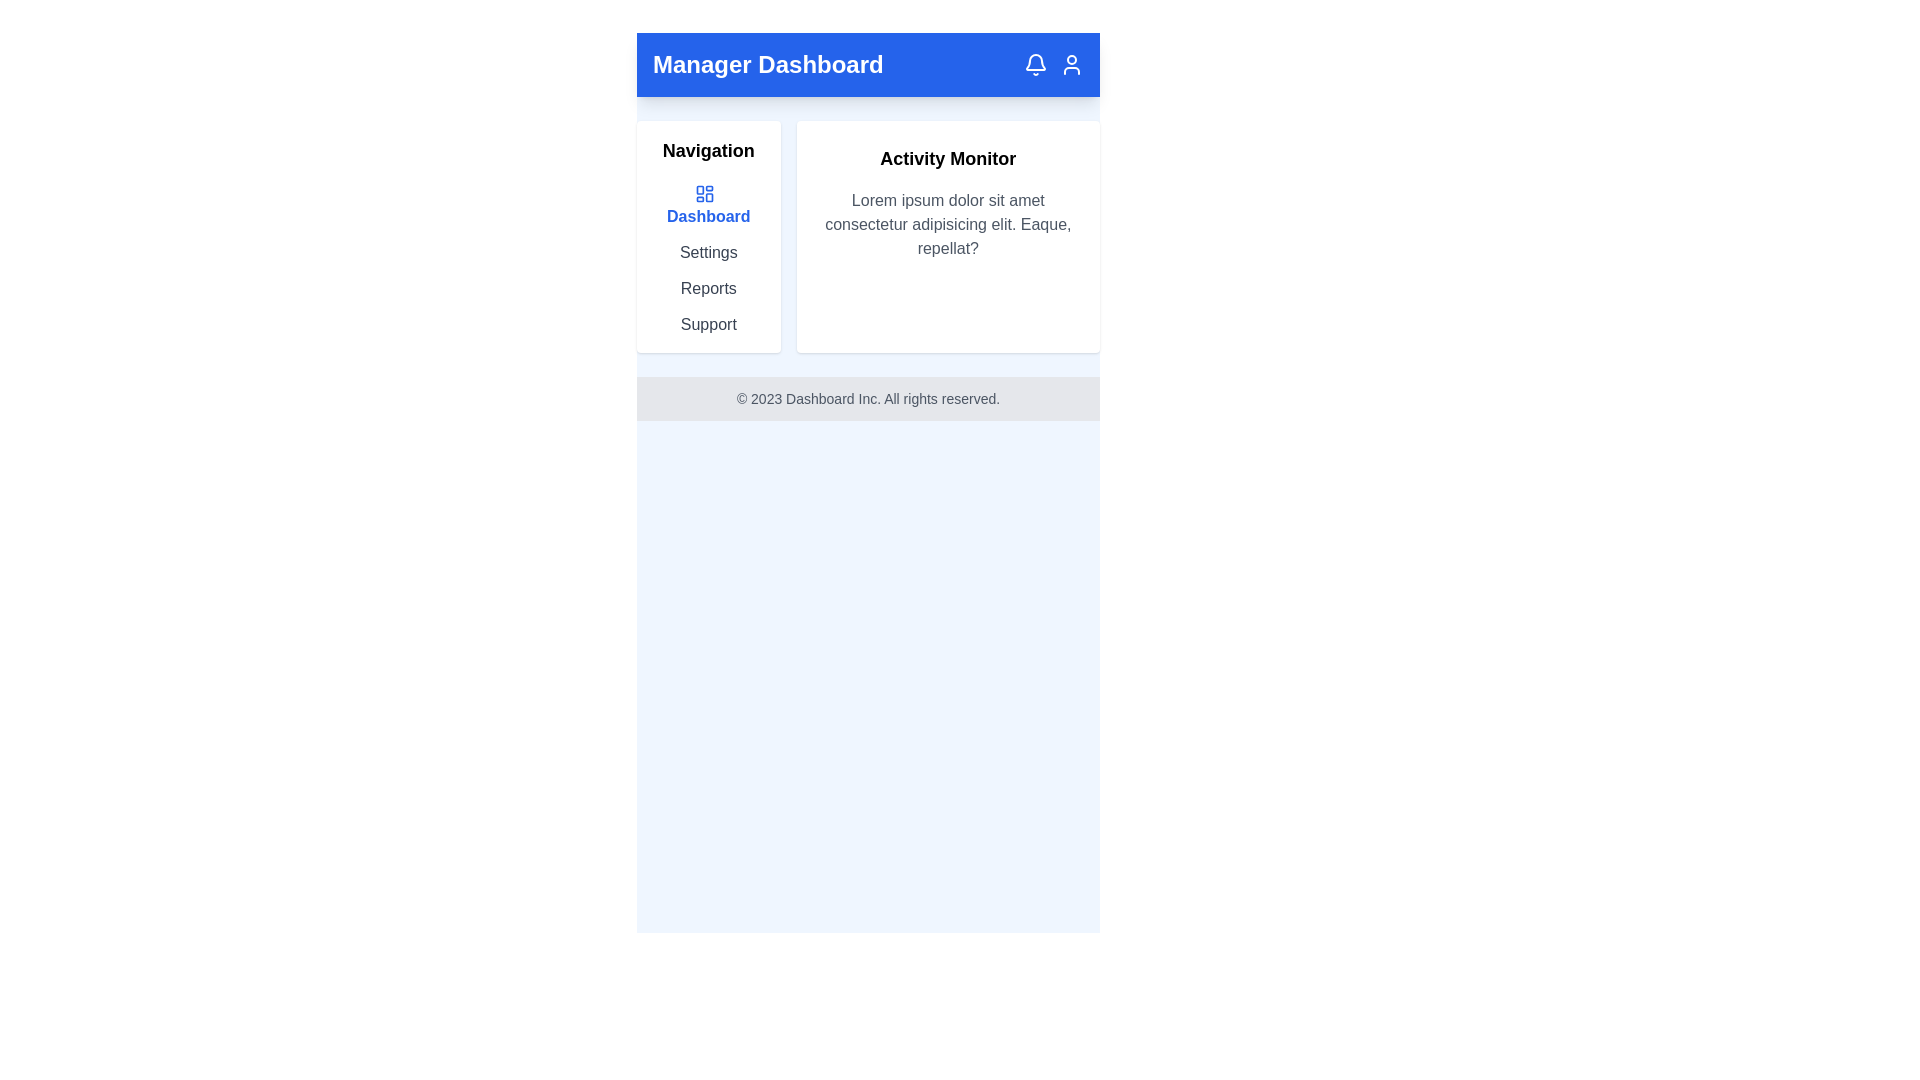 Image resolution: width=1920 pixels, height=1080 pixels. I want to click on the 'Manager Dashboard' text label located on the top bar, which is styled in bold, large white font against a blue background, so click(767, 64).